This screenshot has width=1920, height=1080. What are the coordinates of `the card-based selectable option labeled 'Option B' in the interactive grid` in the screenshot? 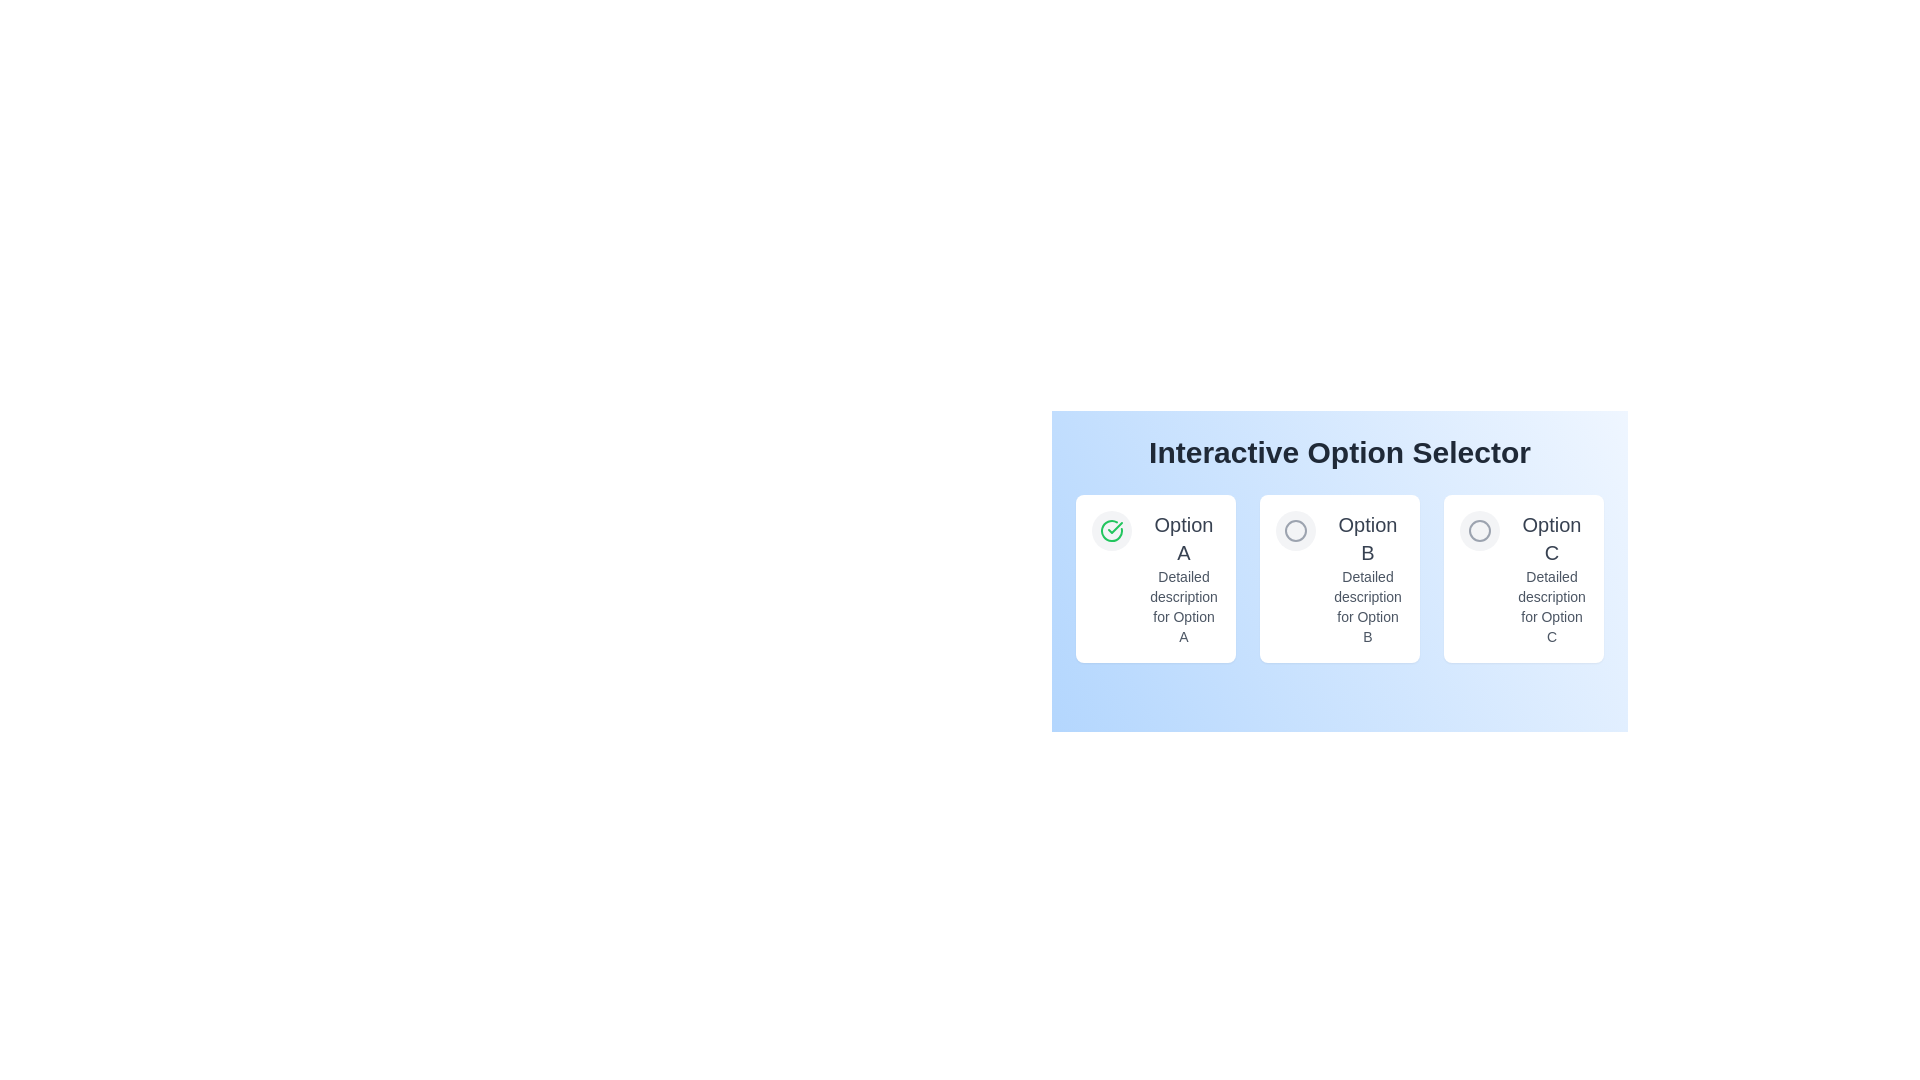 It's located at (1339, 578).